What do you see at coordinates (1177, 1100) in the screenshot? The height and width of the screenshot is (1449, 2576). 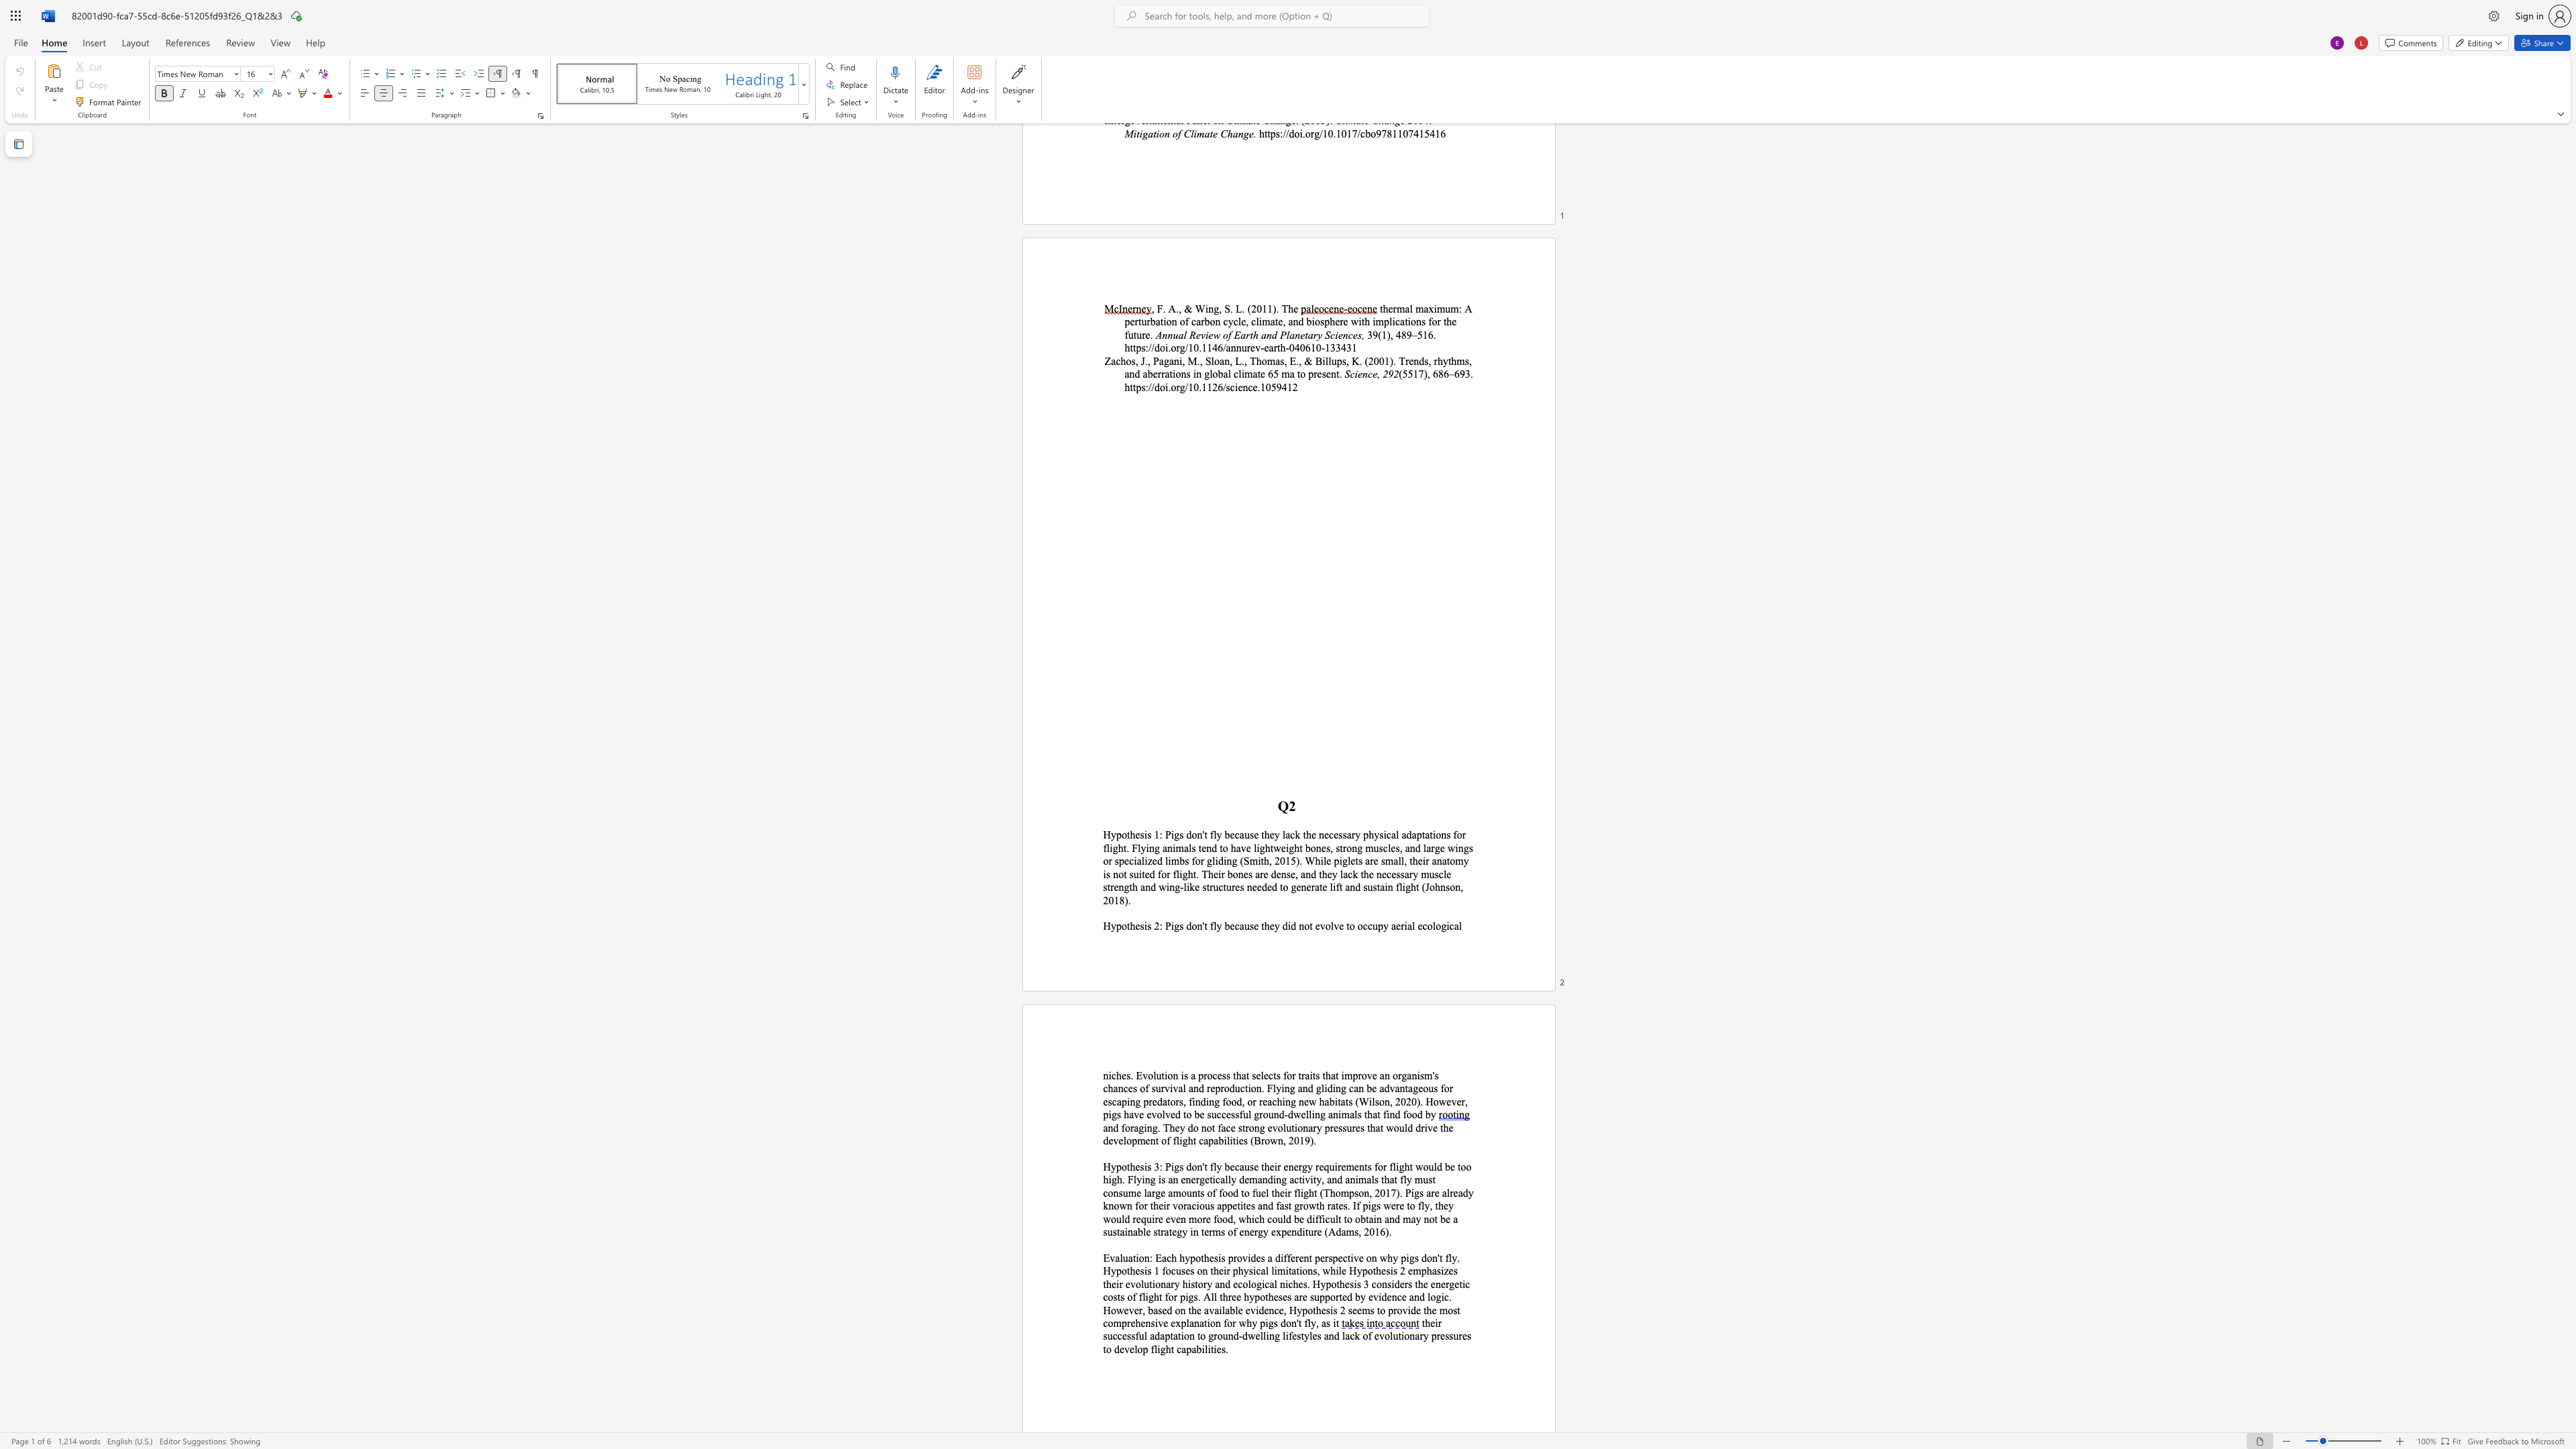 I see `the subset text "s, finding food, or reaching new habitats (Wilson, 2020). However, pigs have evolved to be successful groun" within the text "for escaping predators, finding food, or reaching new habitats (Wilson, 2020). However, pigs have evolved to be successful ground-dwelling animals that find food by"` at bounding box center [1177, 1100].